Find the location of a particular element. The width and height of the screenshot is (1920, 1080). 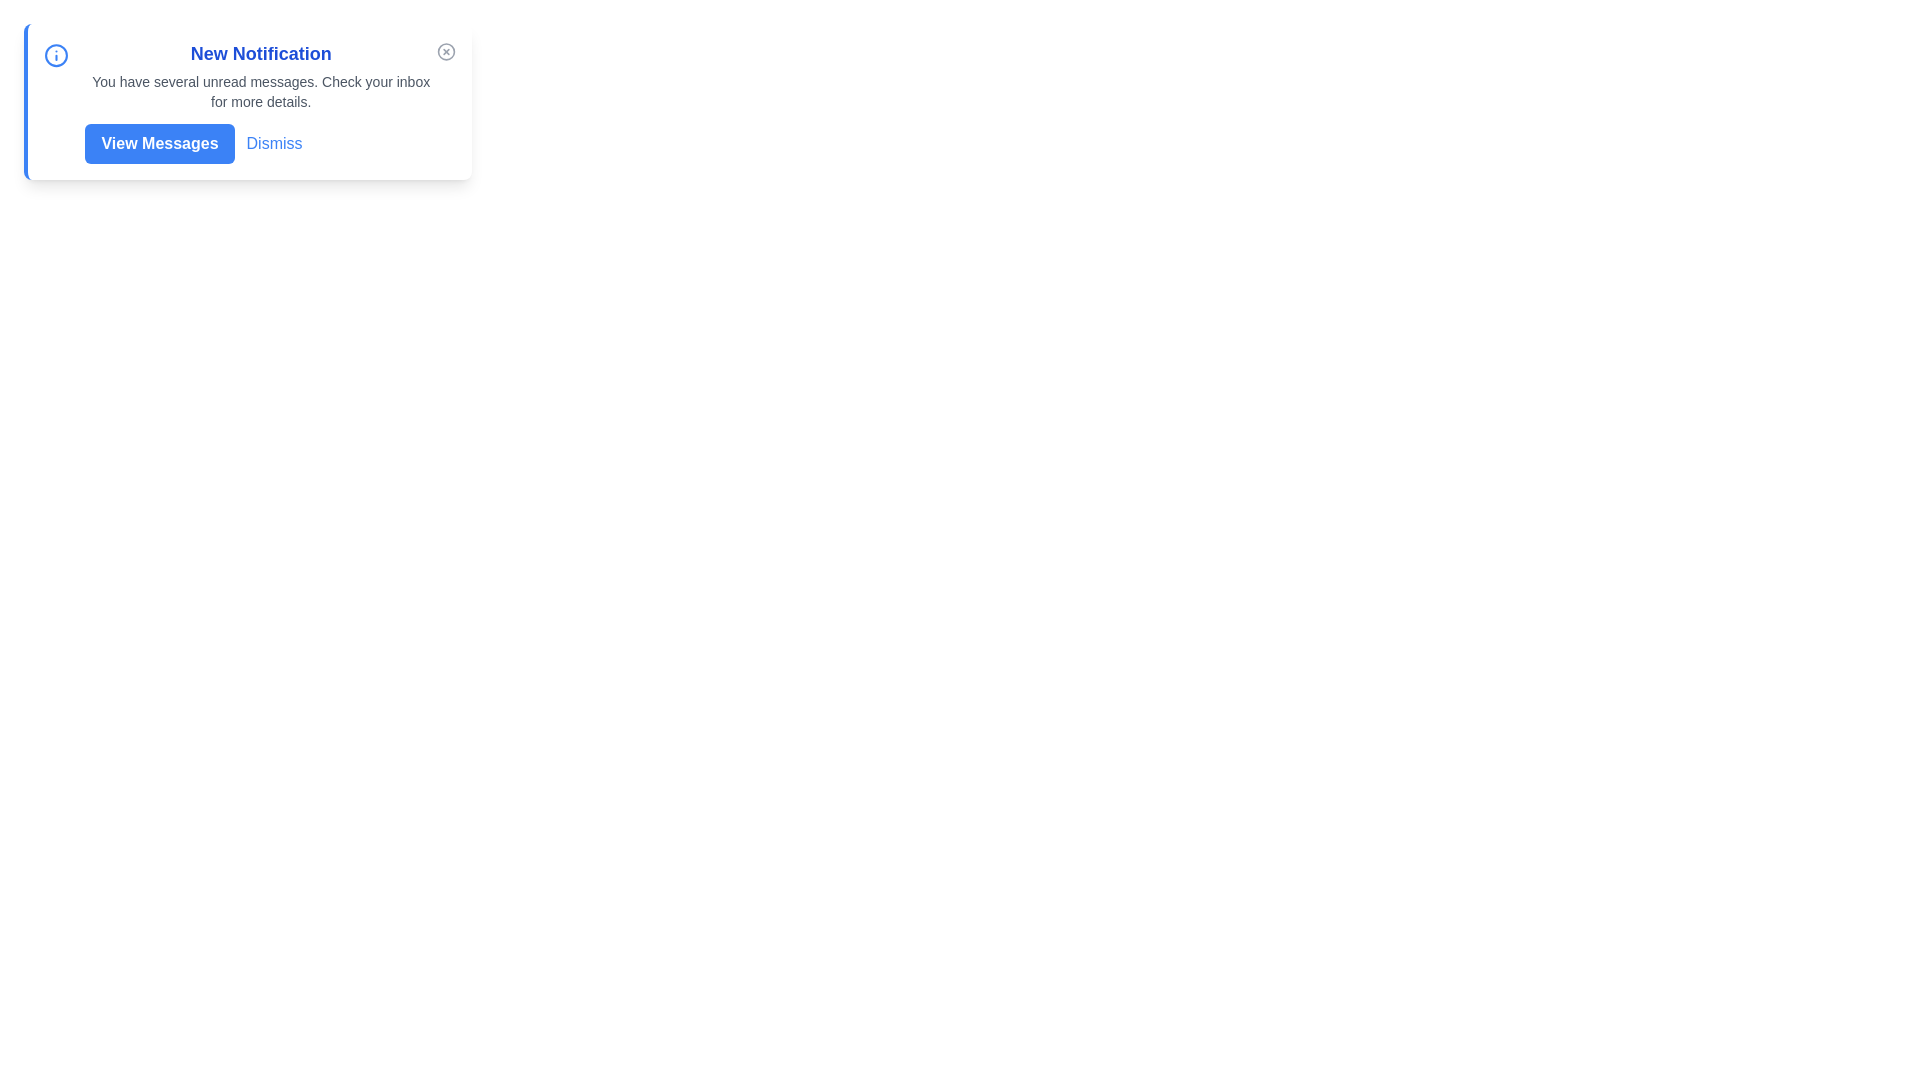

the Text link that dismisses the notification, located to the right of the 'View Messages' button in the notification footer bar is located at coordinates (273, 142).